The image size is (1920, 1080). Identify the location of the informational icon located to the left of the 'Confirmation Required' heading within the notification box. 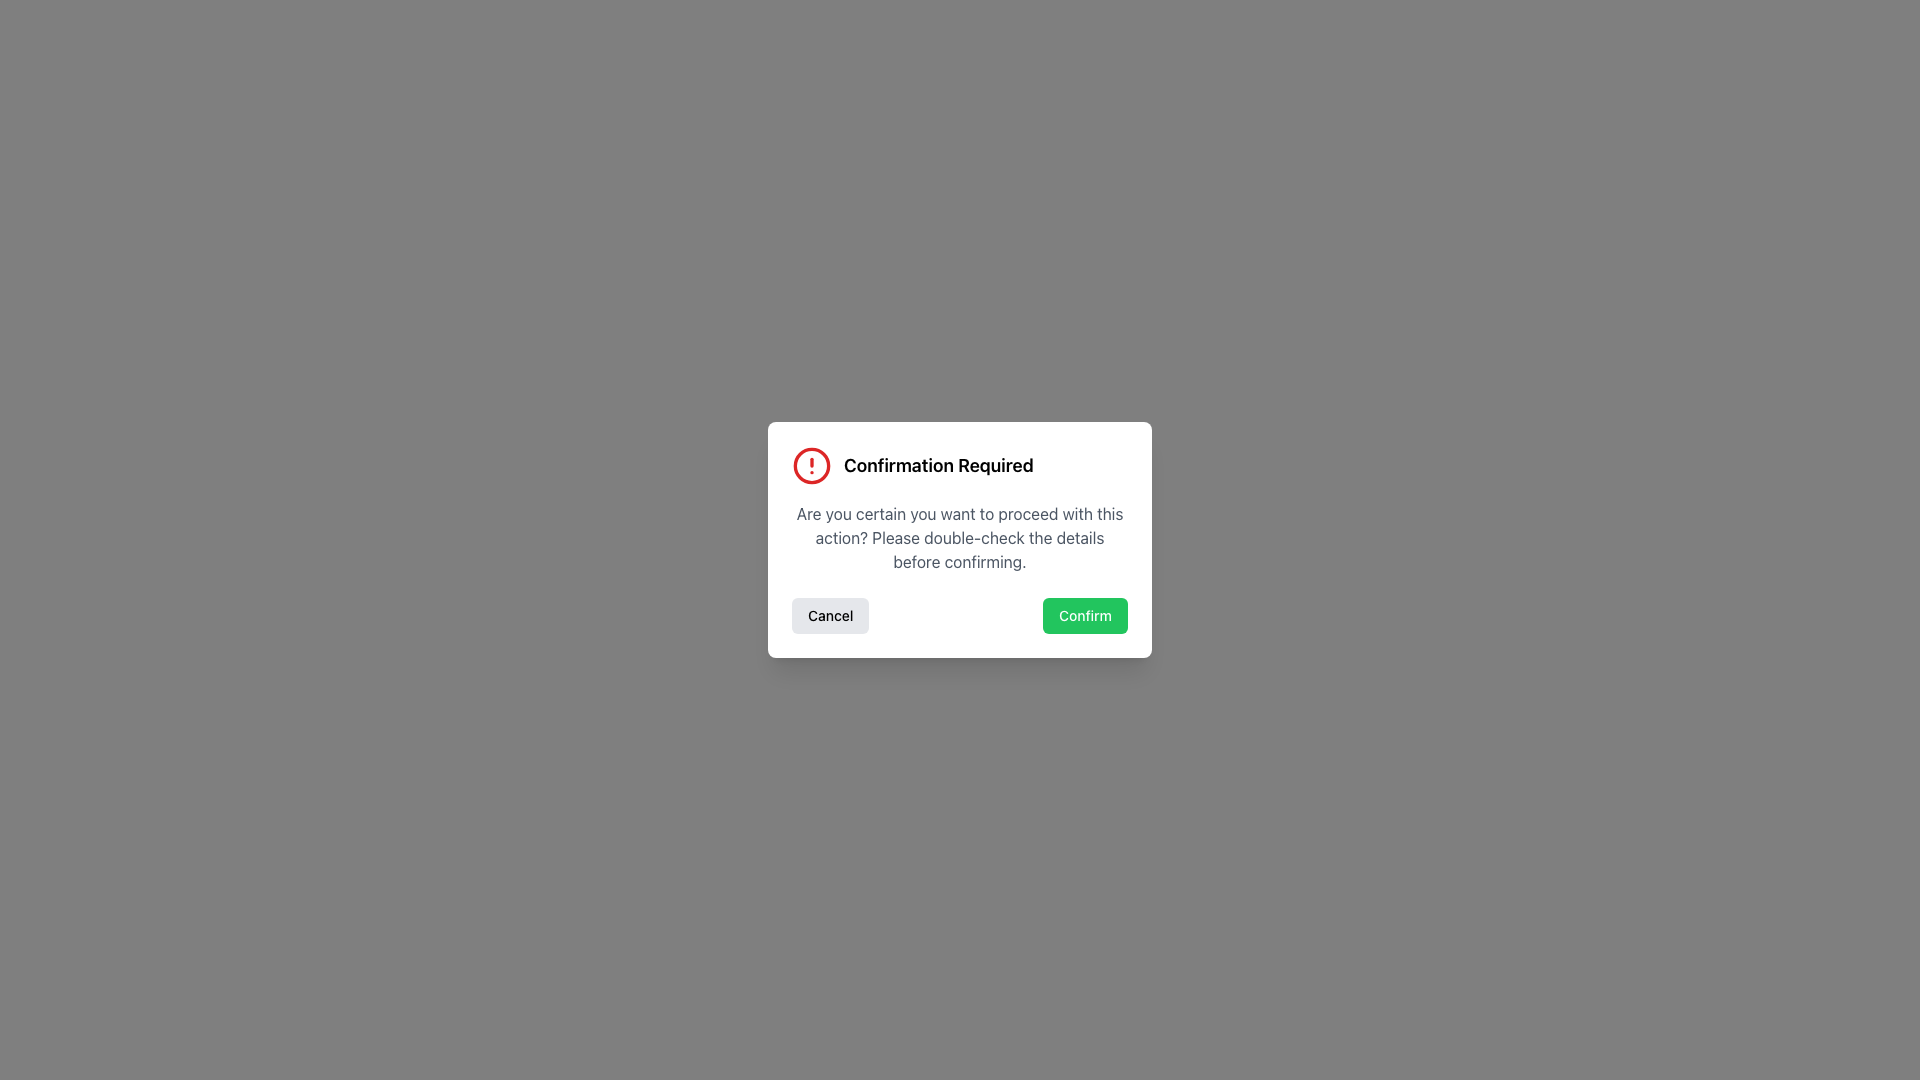
(811, 466).